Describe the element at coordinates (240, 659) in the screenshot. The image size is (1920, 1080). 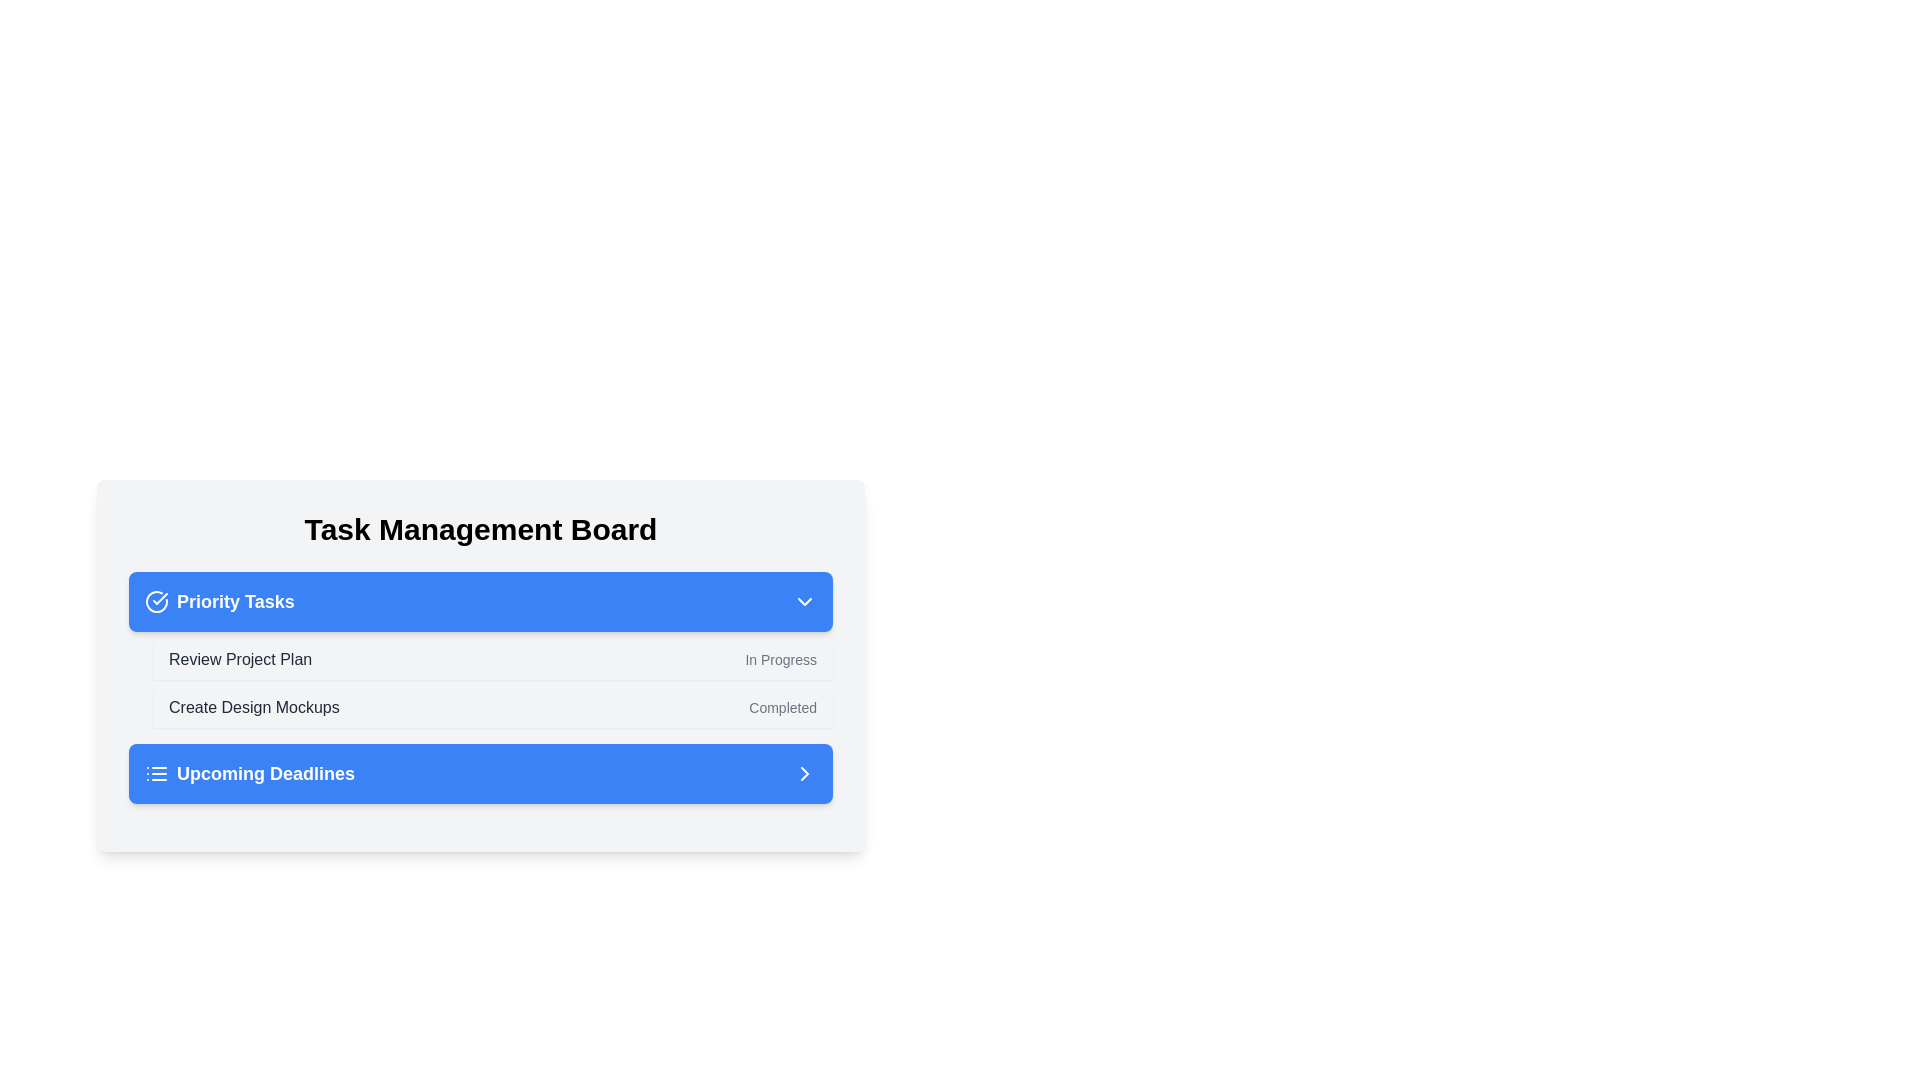
I see `the text label reading 'Review Project Plan' located in the upper-left section of the 'Priority Tasks' list item` at that location.